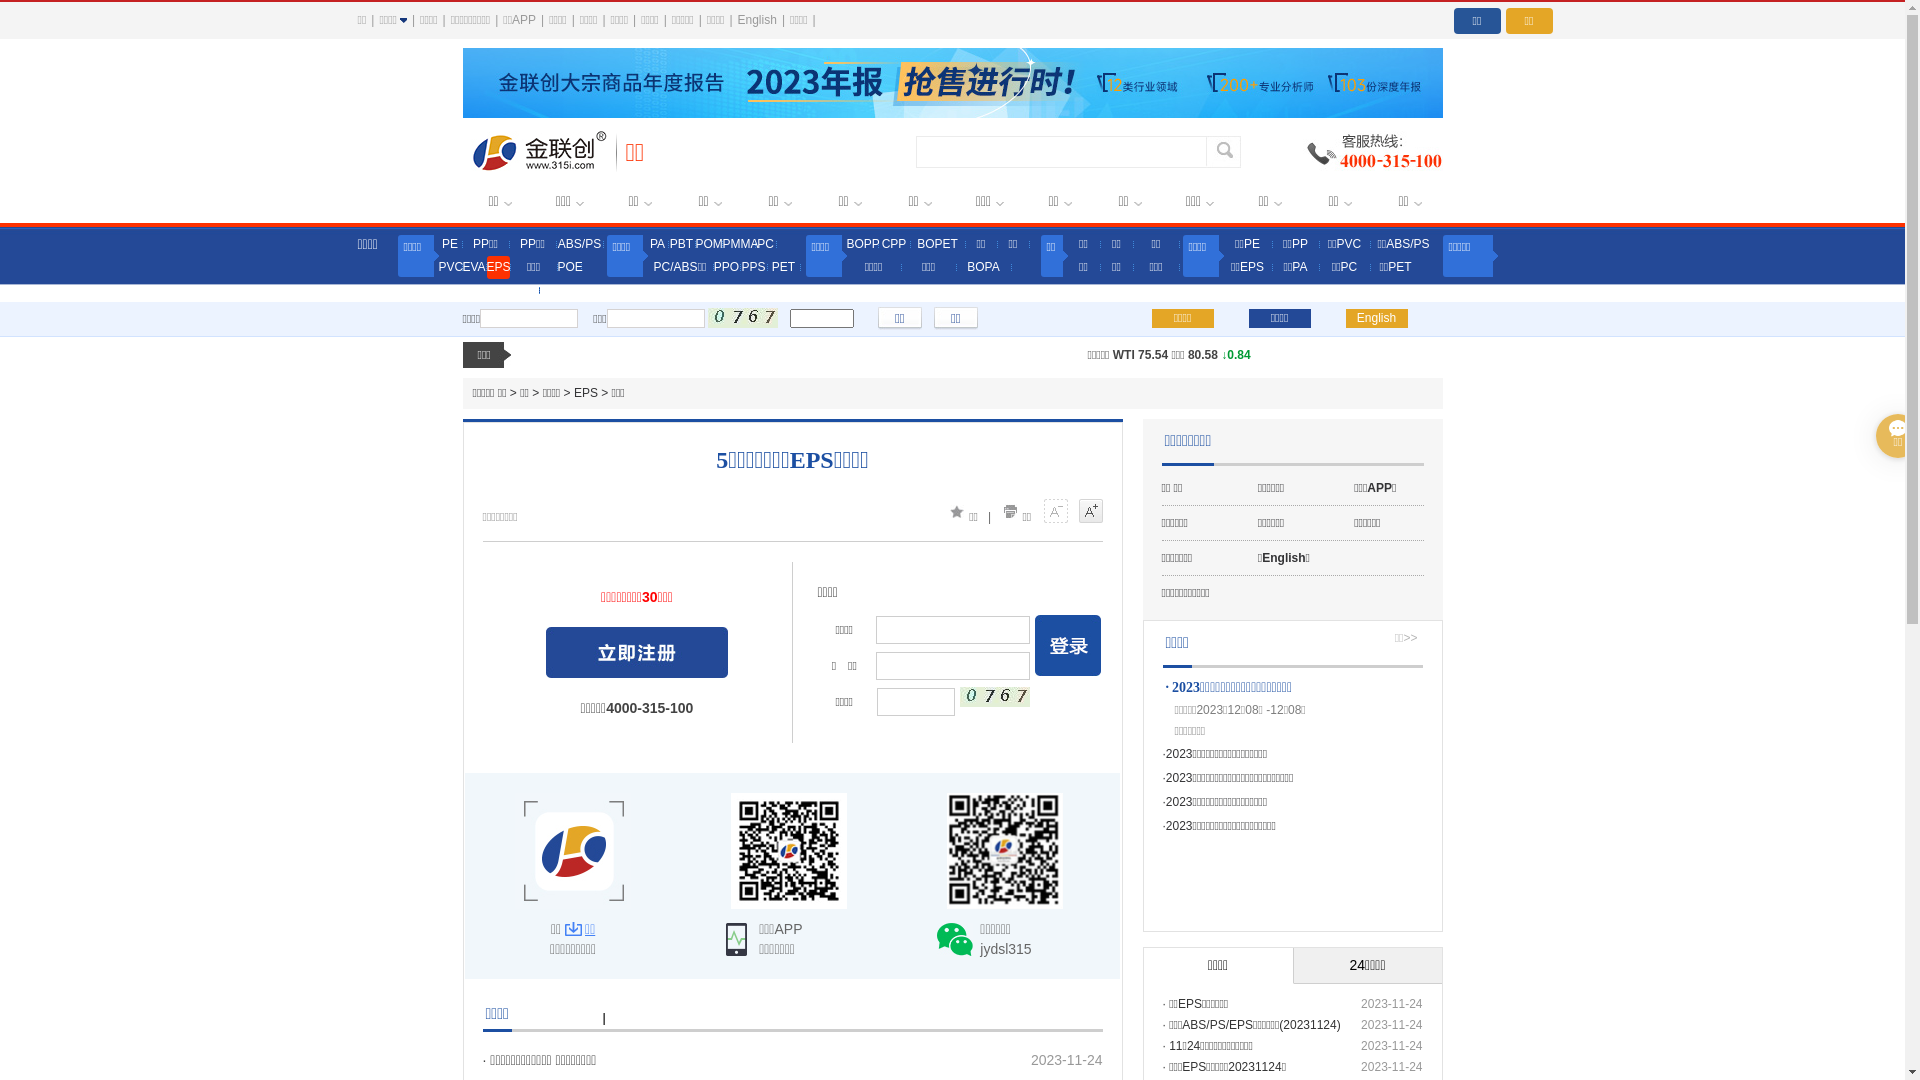 The height and width of the screenshot is (1080, 1920). Describe the element at coordinates (935, 243) in the screenshot. I see `'BOPET'` at that location.